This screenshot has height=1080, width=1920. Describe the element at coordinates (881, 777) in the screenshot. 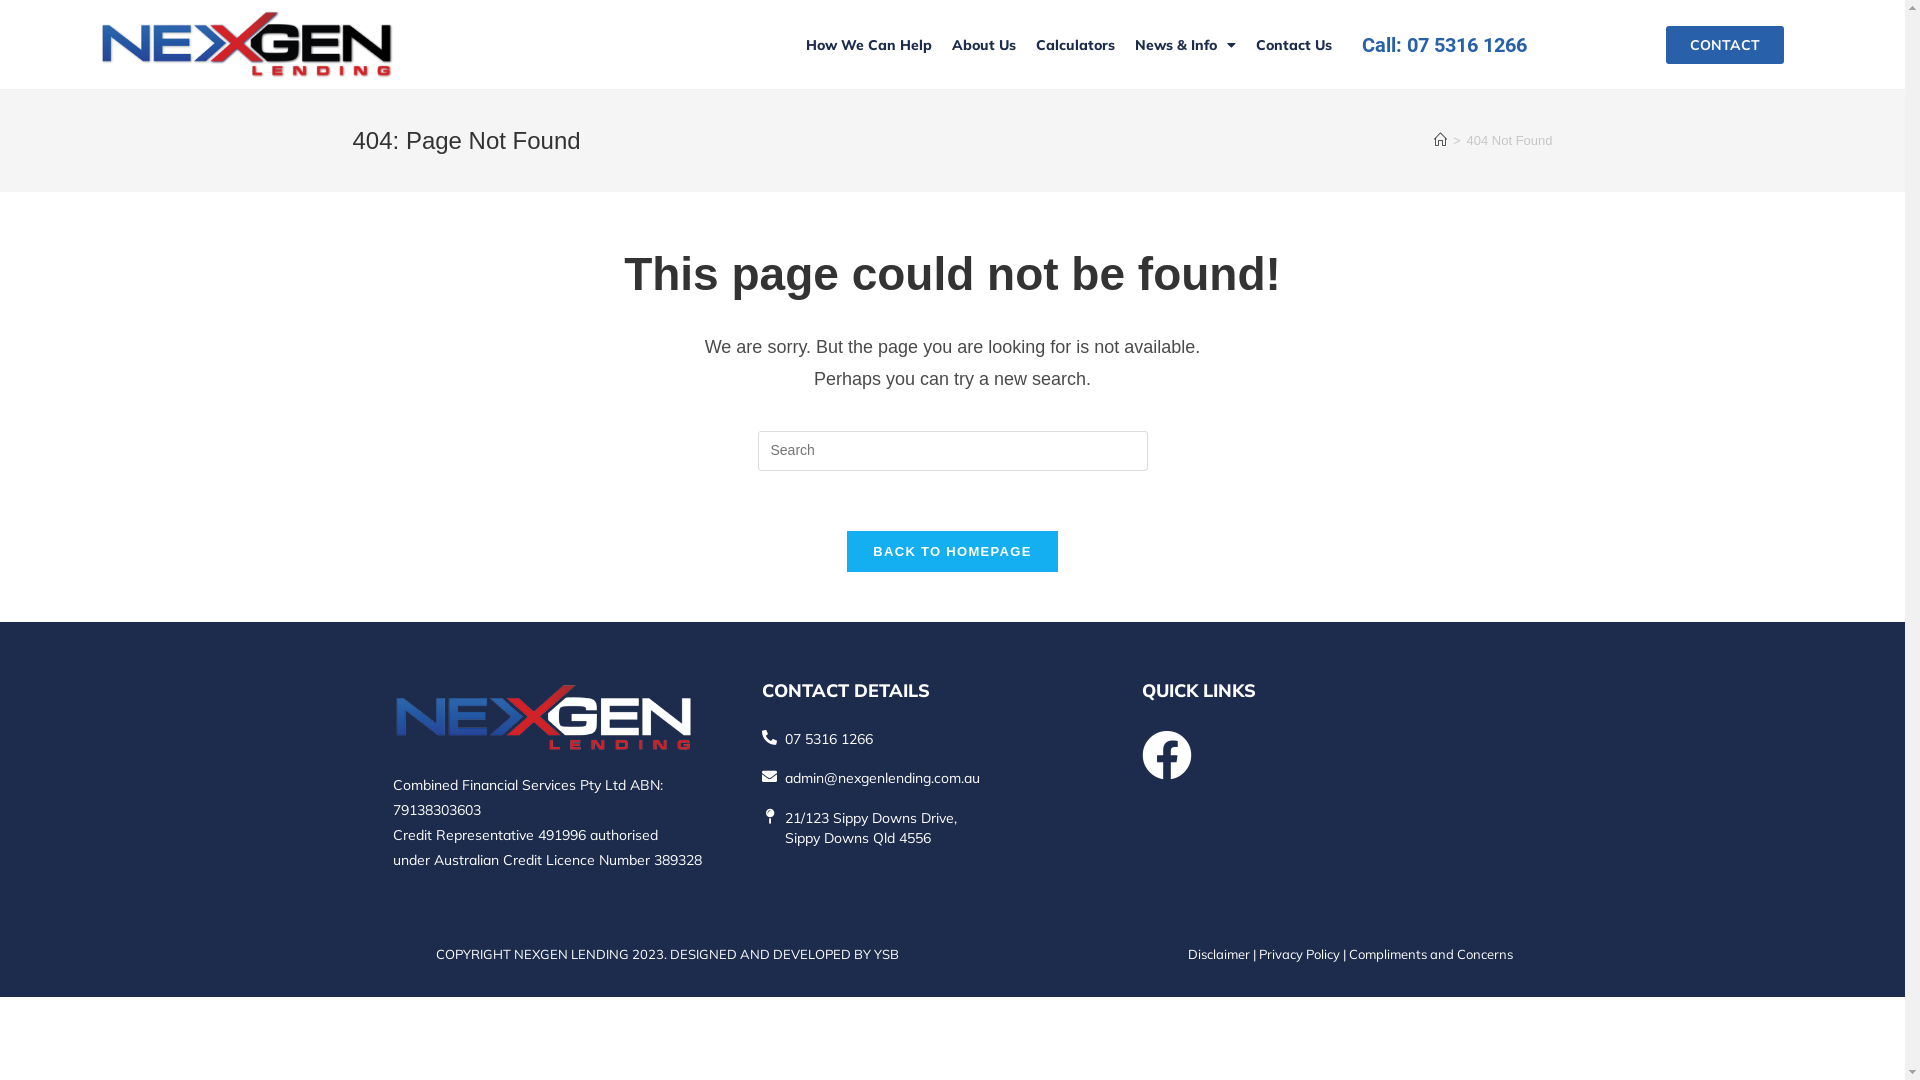

I see `'admin@nexgenlending.com.au'` at that location.